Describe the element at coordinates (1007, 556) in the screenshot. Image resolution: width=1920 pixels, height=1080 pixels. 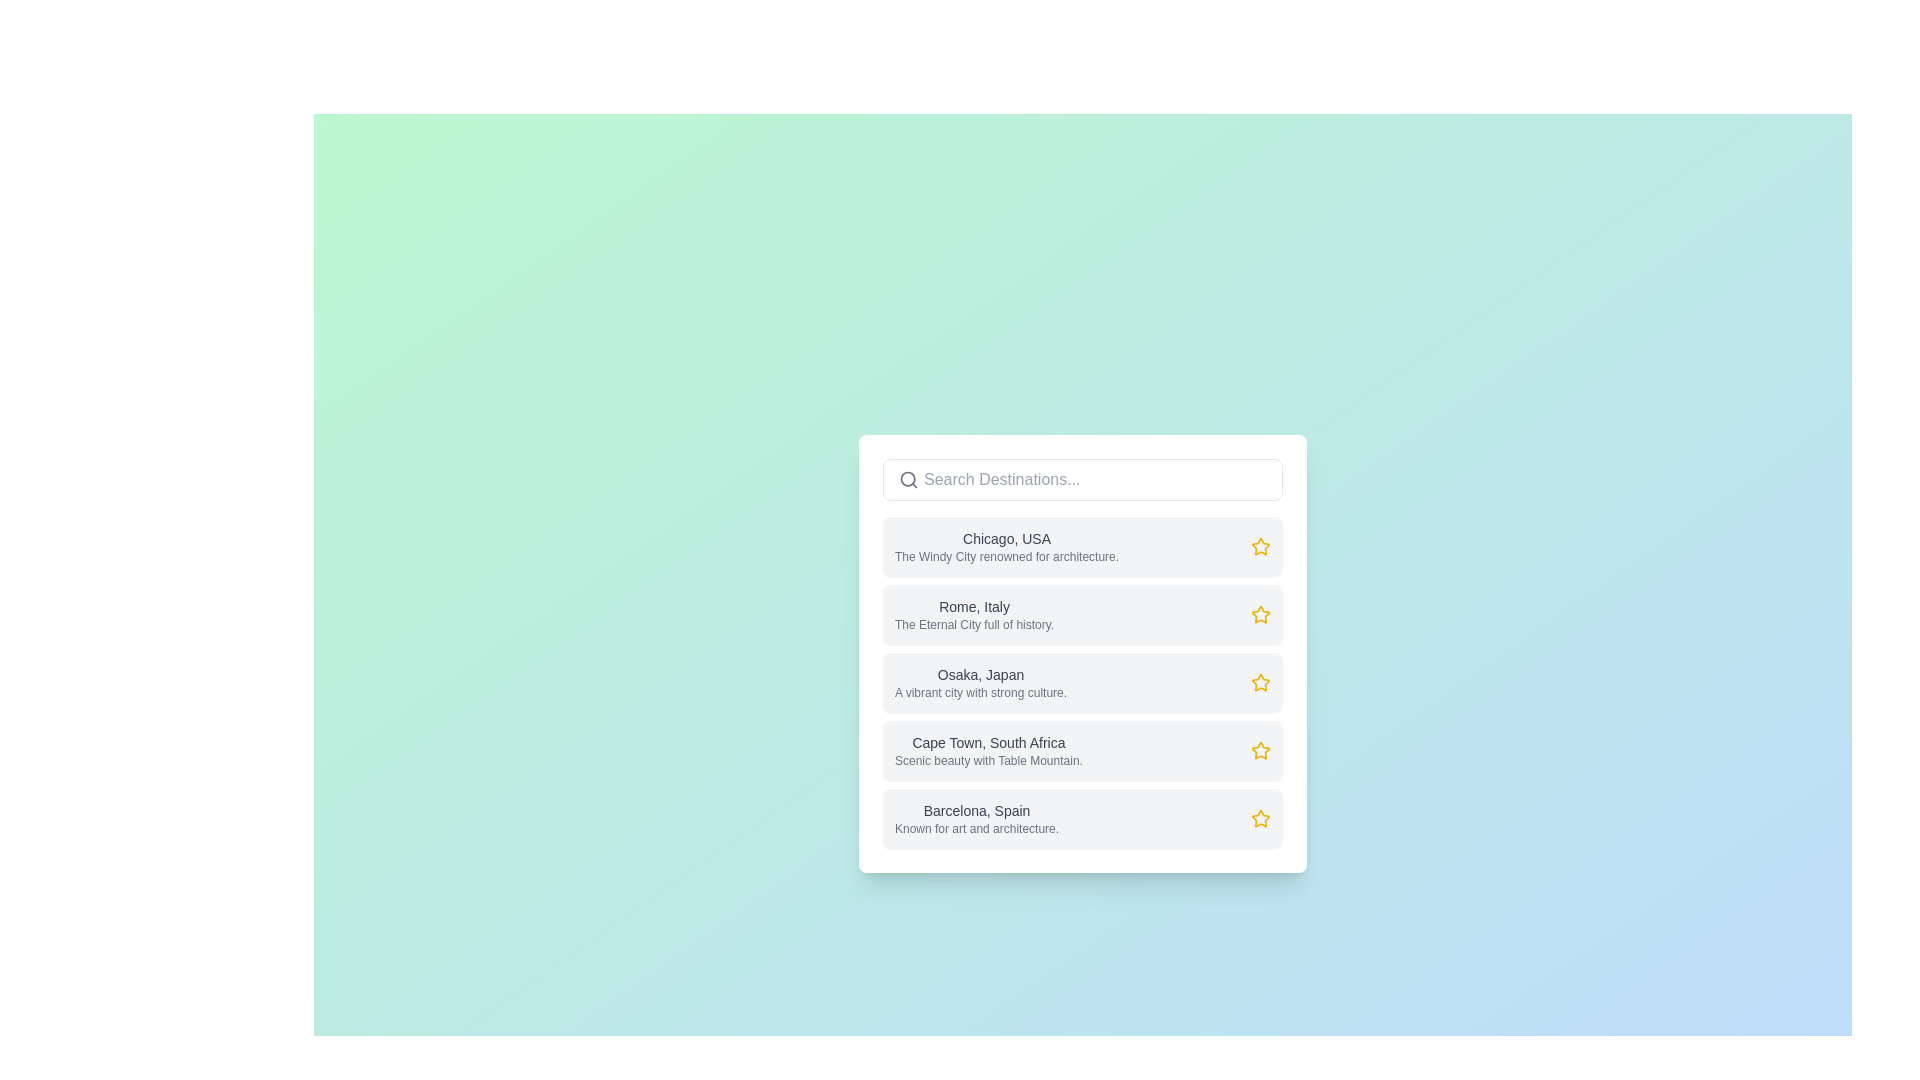
I see `the static text that serves as a descriptive subtitle for 'Chicago, USA', positioned directly below it within the card layout` at that location.